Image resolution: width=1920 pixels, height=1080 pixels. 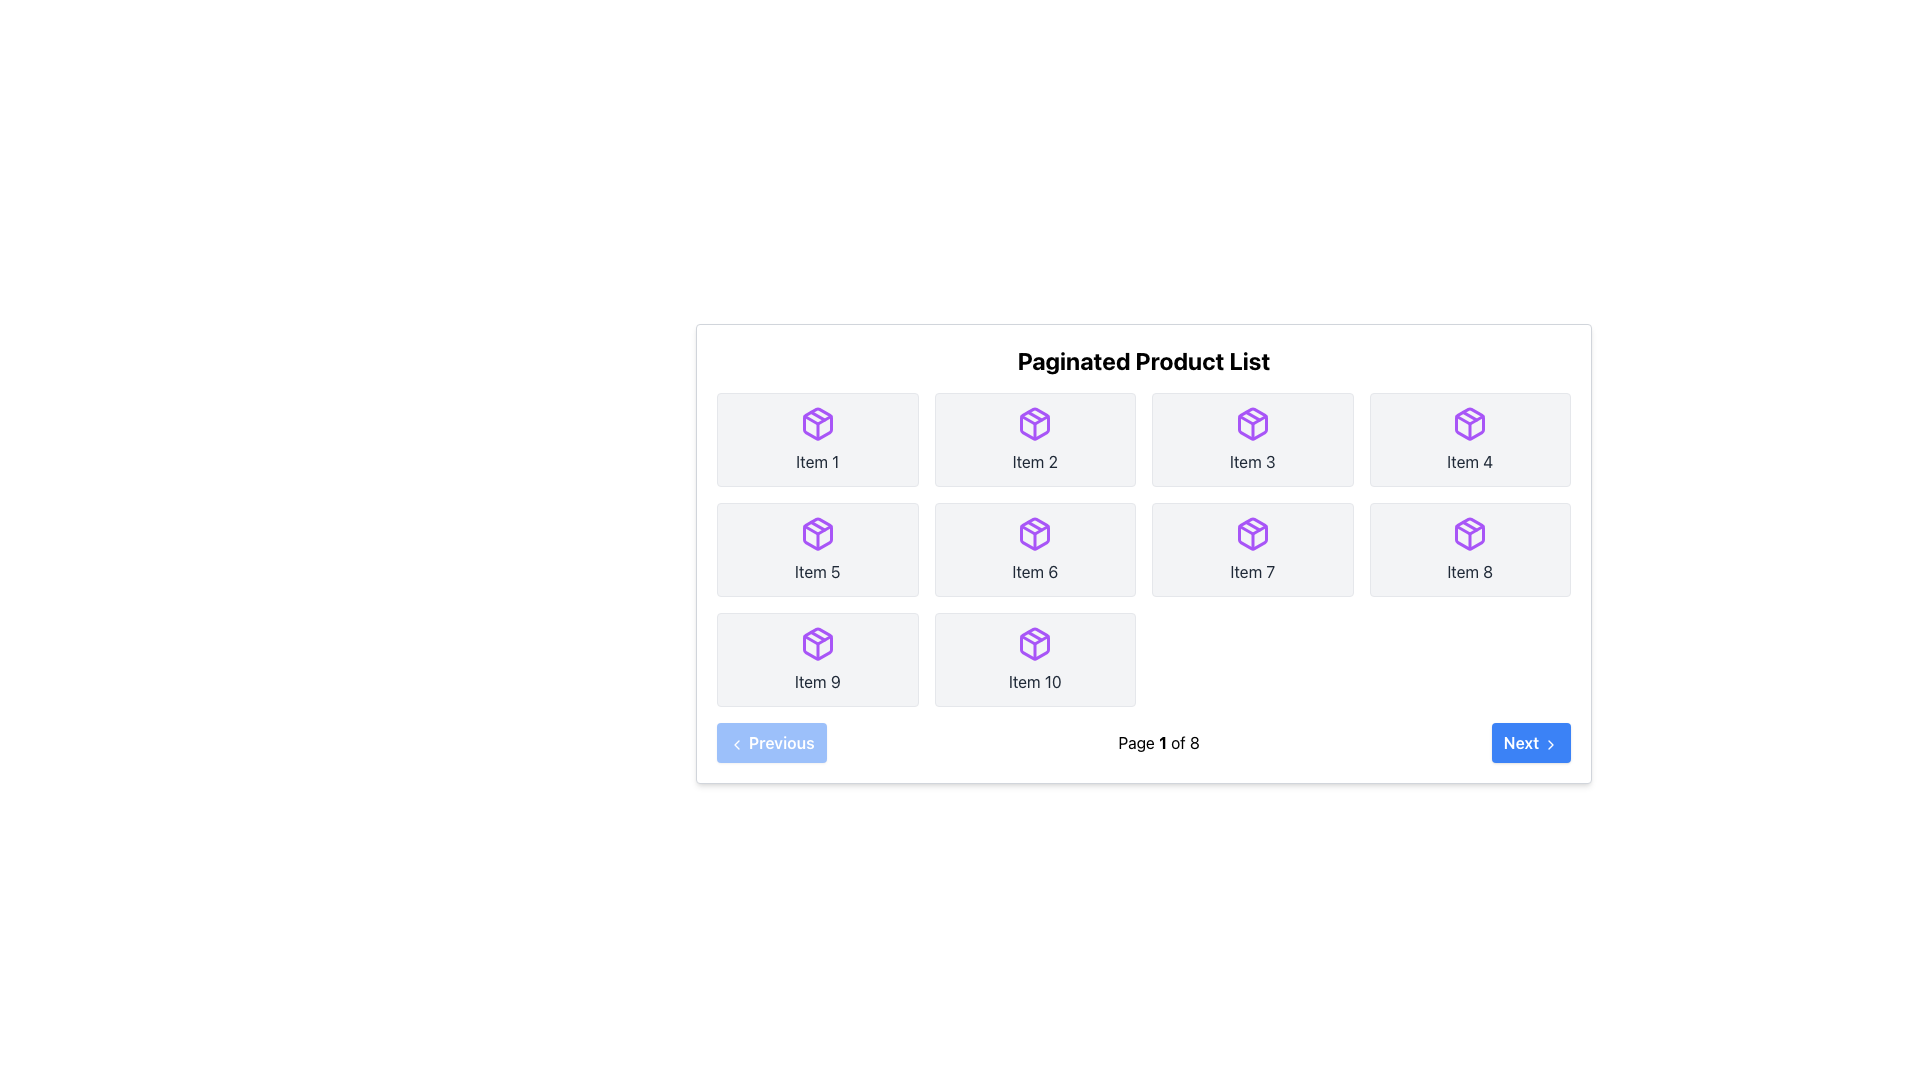 I want to click on the icon representing the item in the bottom-right corner of the 3x4 grid in the card labeled 'Item 10' to interact with it, so click(x=1035, y=644).